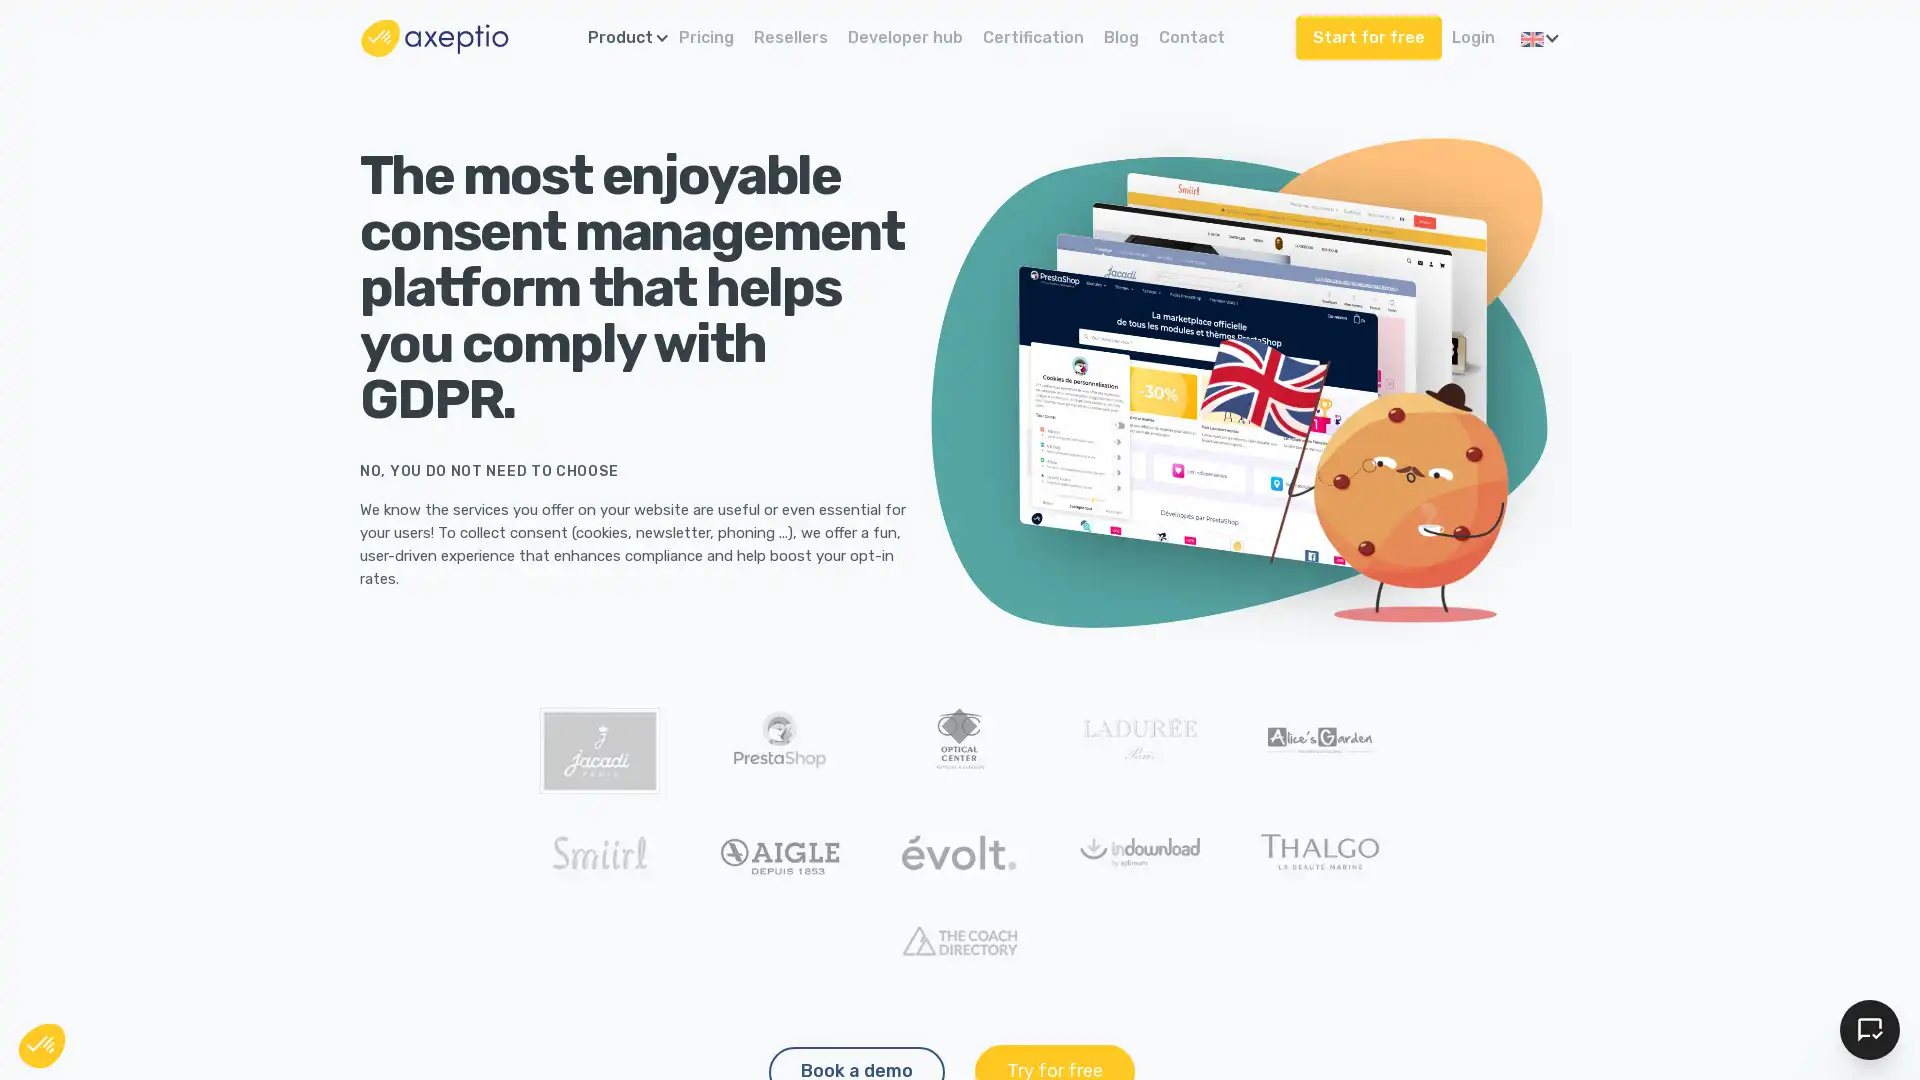 The image size is (1920, 1080). I want to click on Accept Cookies, so click(1869, 1029).